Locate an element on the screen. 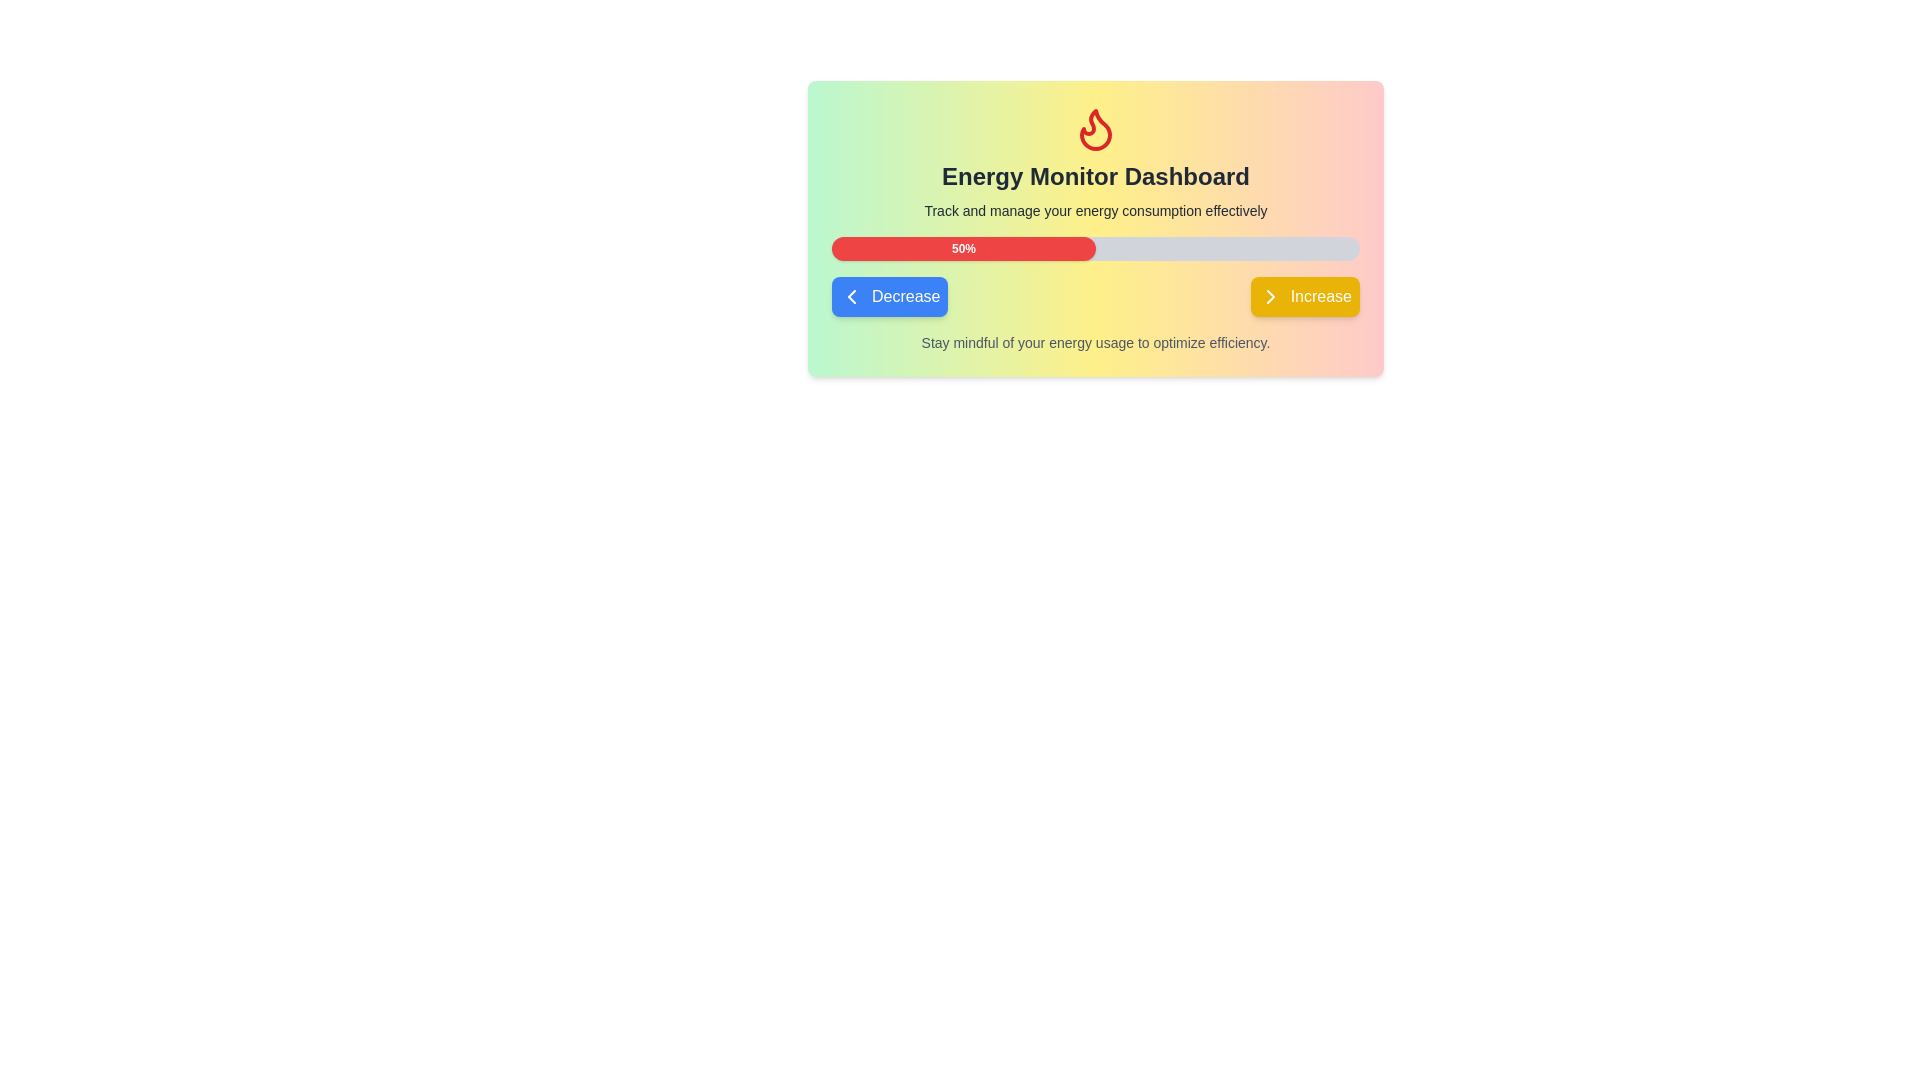 This screenshot has height=1080, width=1920. the static text element that reads 'Track and manage your energy consumption effectively', which is located beneath the title 'Energy Monitor Dashboard' in the energy monitor card is located at coordinates (1094, 211).